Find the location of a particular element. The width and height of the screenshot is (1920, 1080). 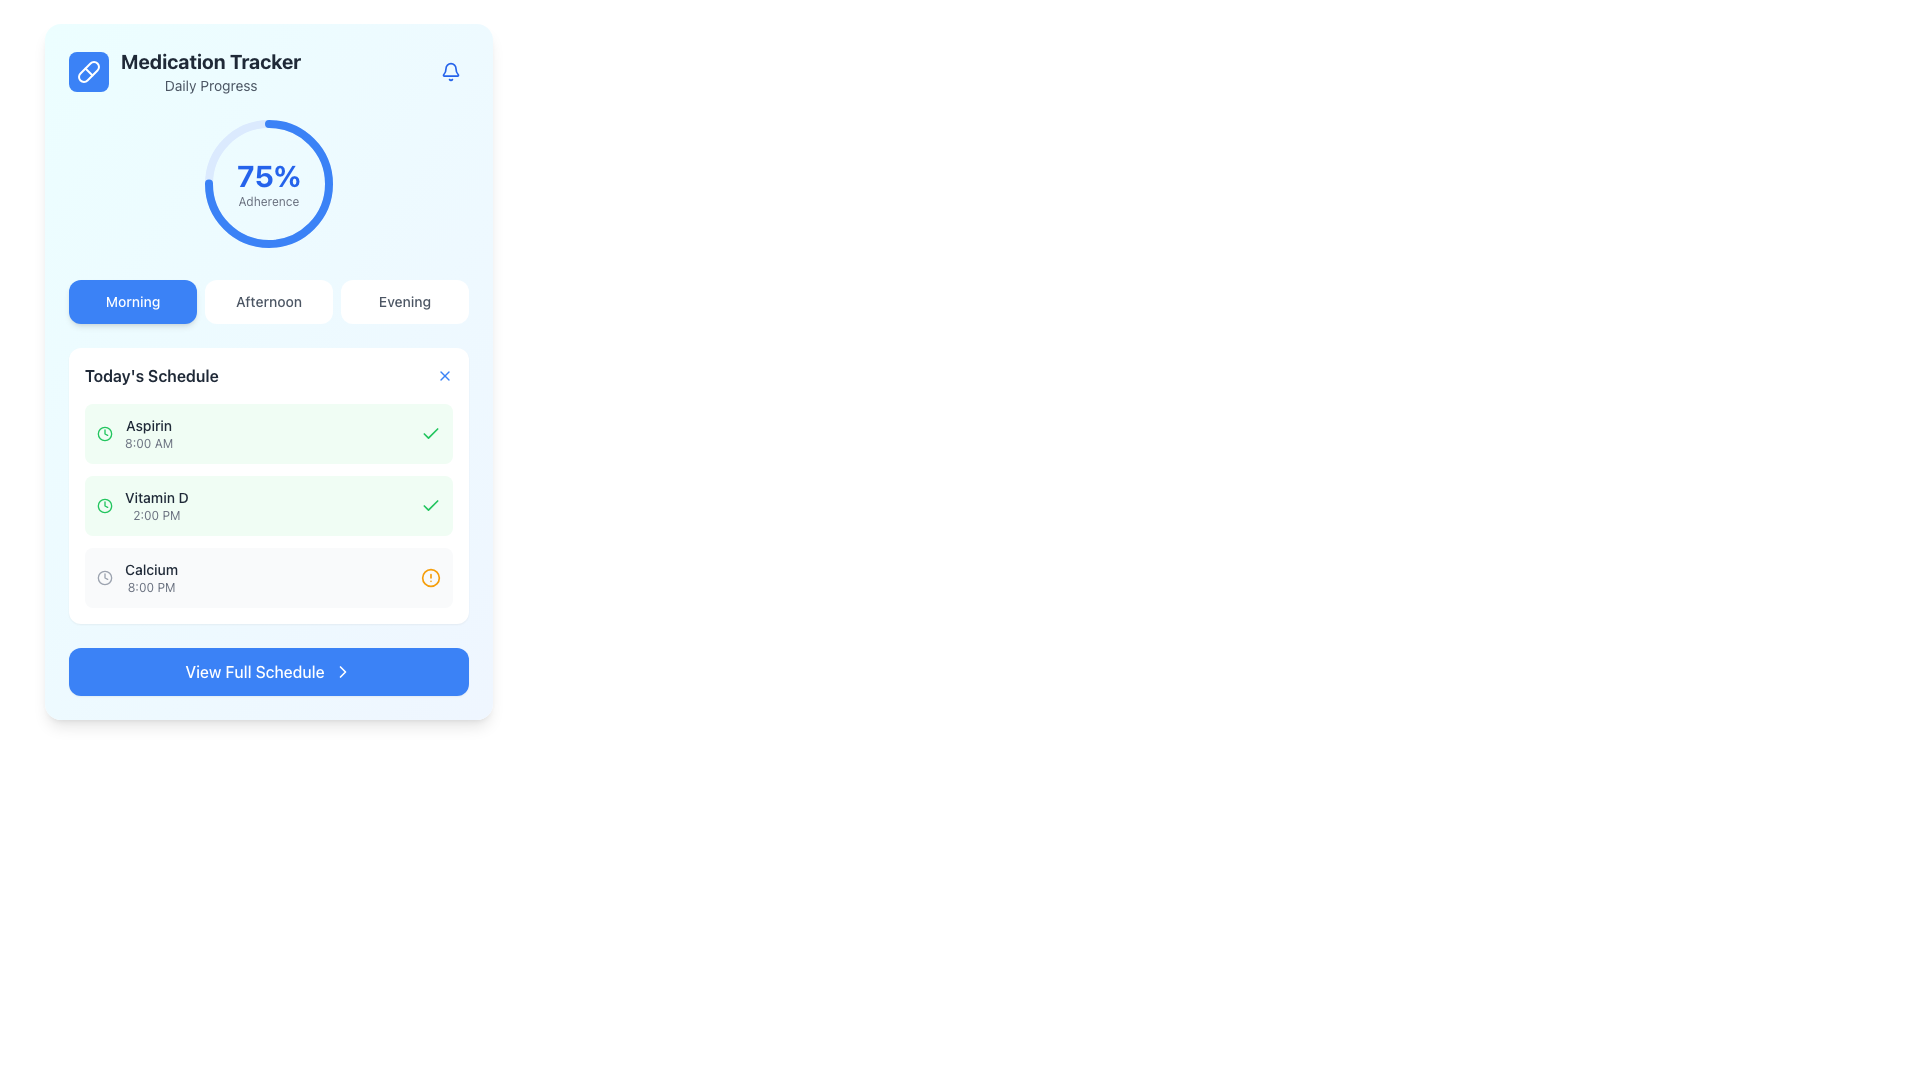

the 'View Full Schedule' button with a blue background and white text at the bottom of the 'Medication Tracker' card is located at coordinates (267, 671).